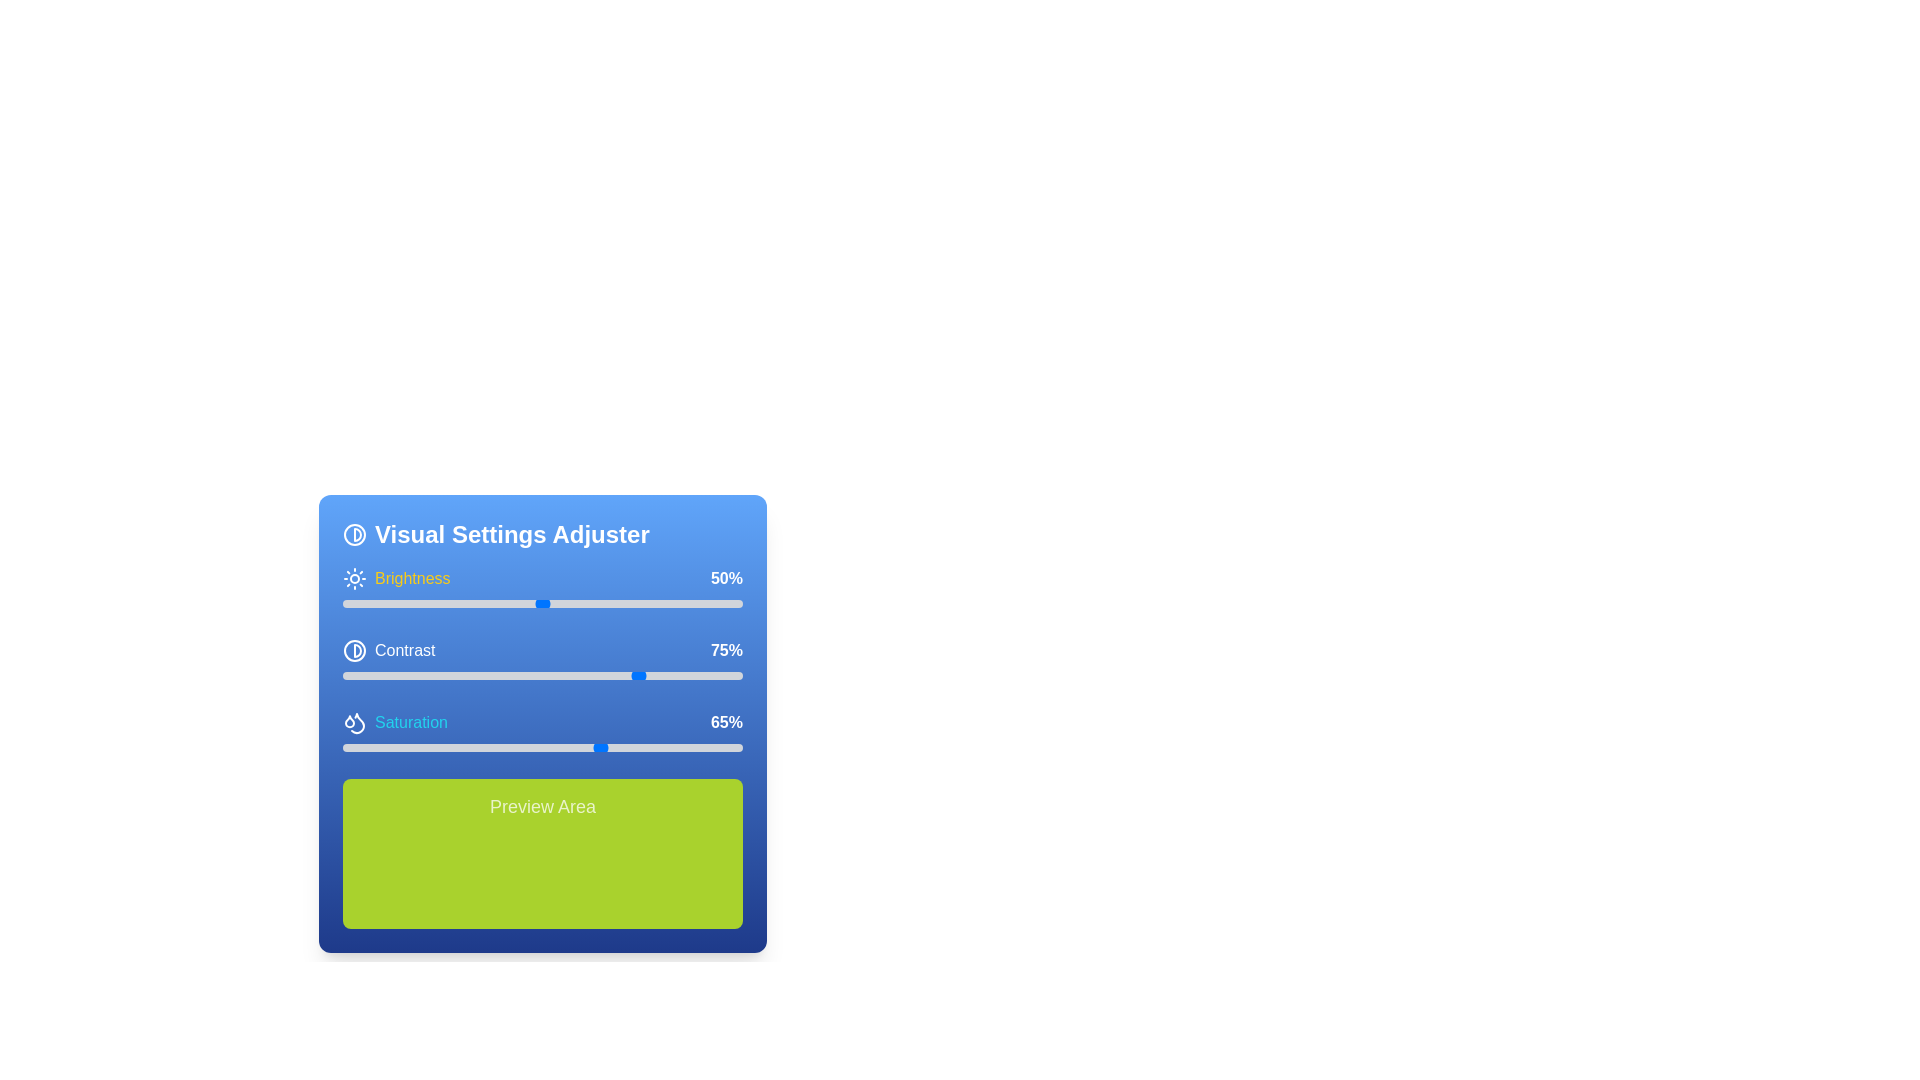  I want to click on the brightness slider, which is a blue slider control with a circular thumb handle positioned below the 'Brightness' label and adjacent to a '50%' label, so click(542, 589).